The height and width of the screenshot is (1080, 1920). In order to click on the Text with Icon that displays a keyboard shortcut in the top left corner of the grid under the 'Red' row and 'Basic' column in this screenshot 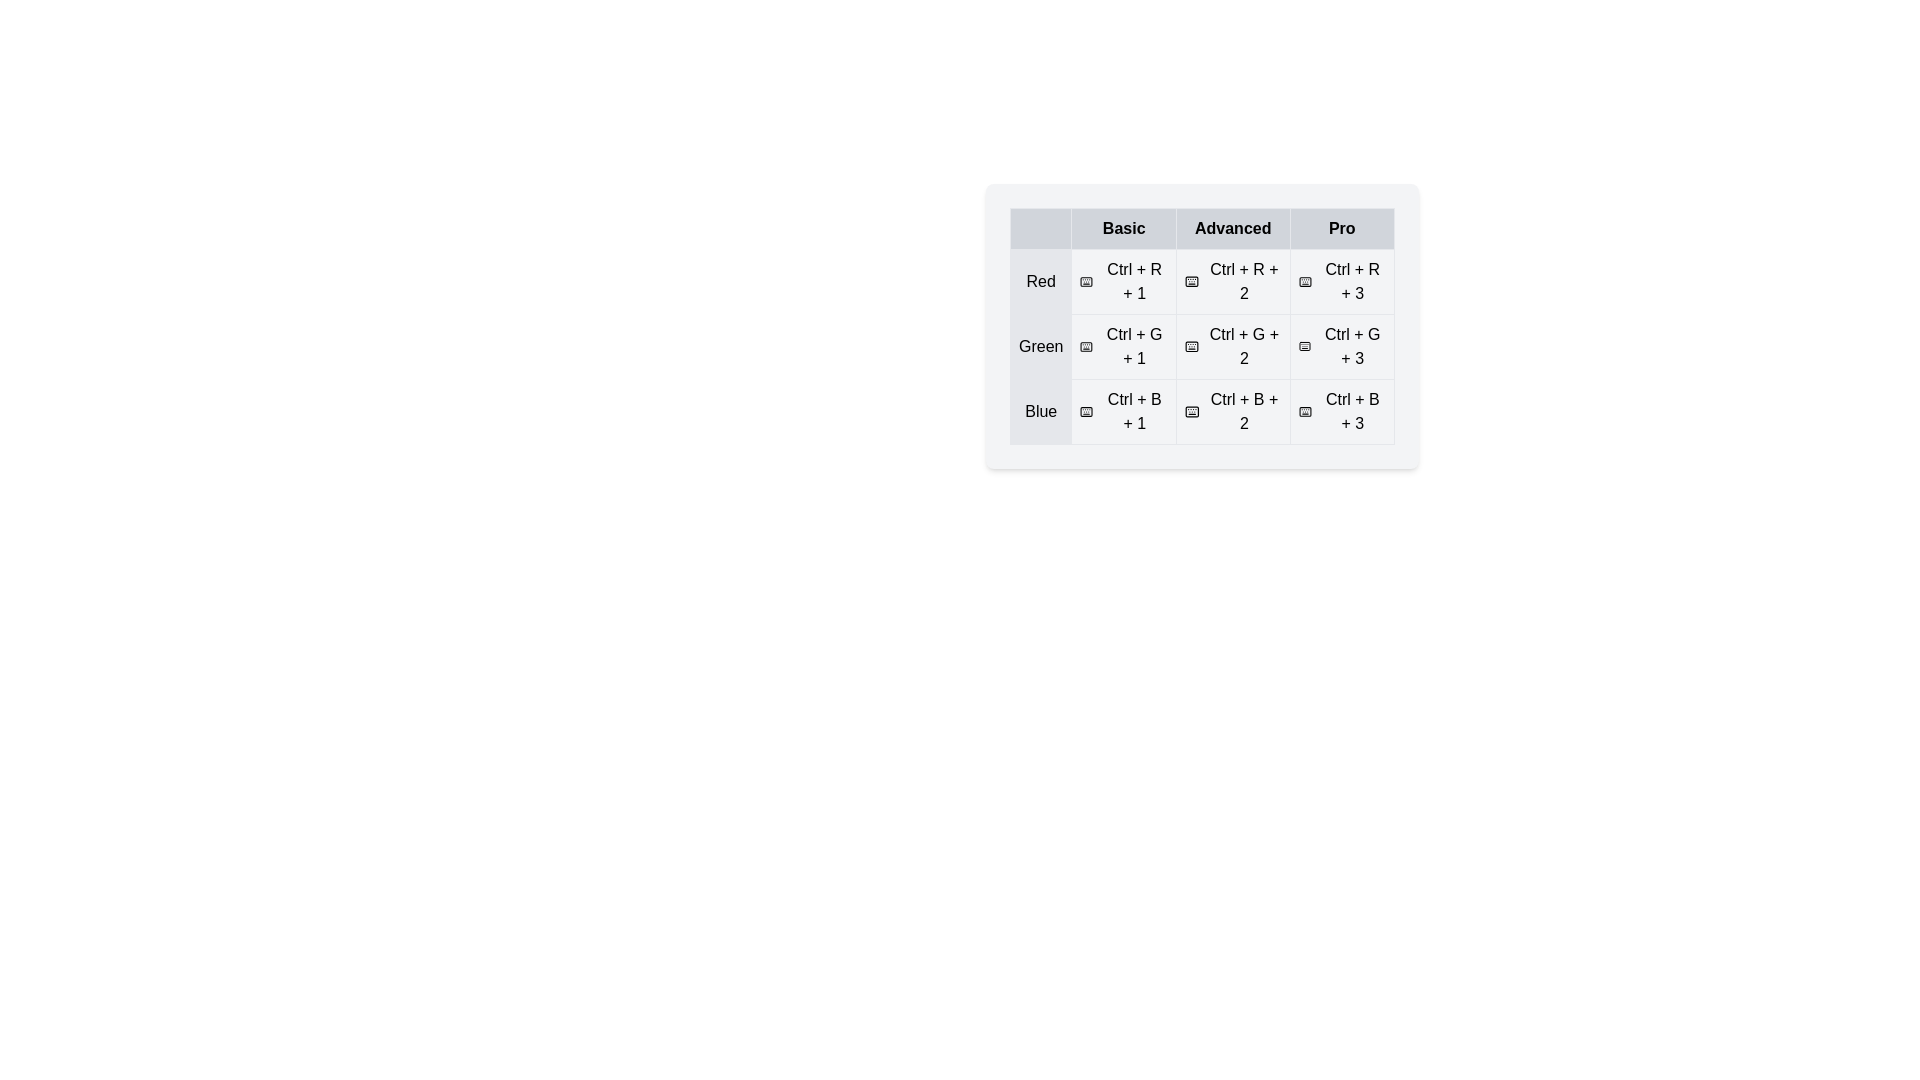, I will do `click(1124, 281)`.